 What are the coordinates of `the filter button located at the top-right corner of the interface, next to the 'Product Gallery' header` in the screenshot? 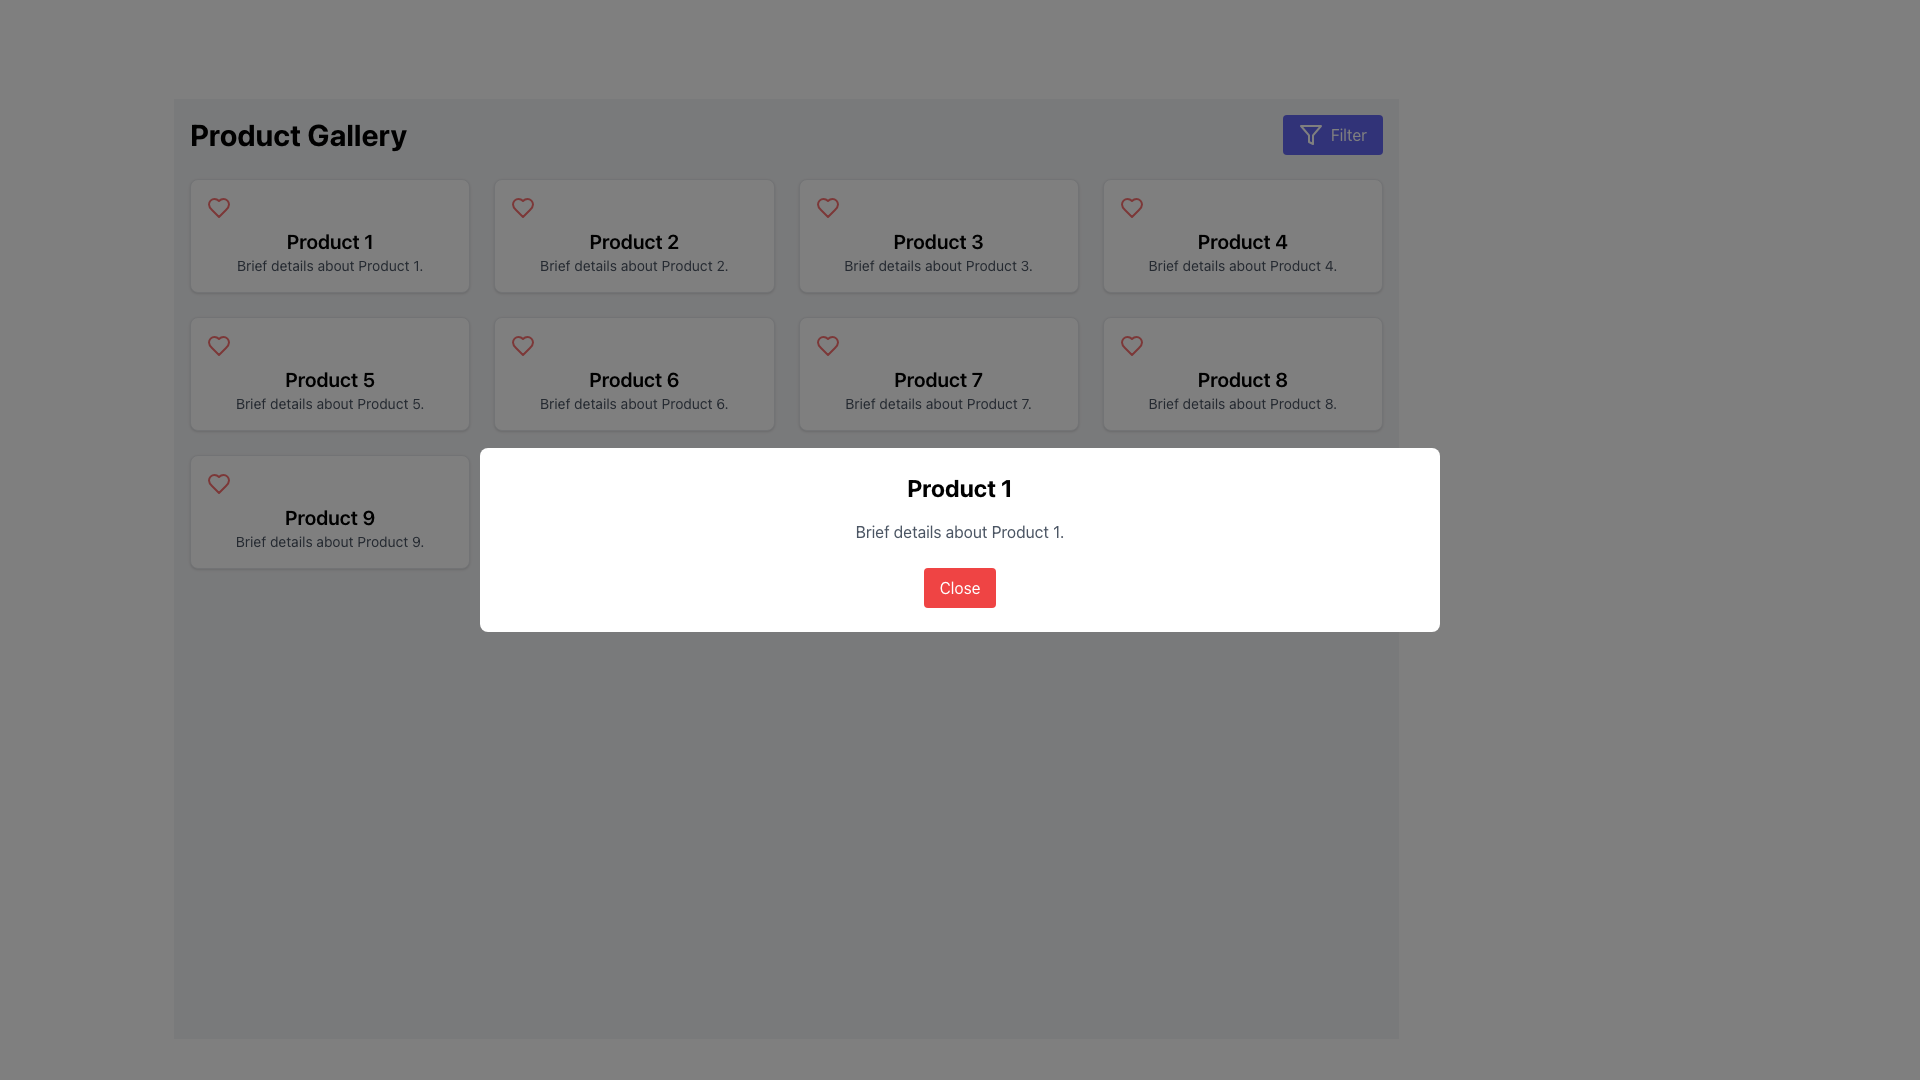 It's located at (1332, 135).